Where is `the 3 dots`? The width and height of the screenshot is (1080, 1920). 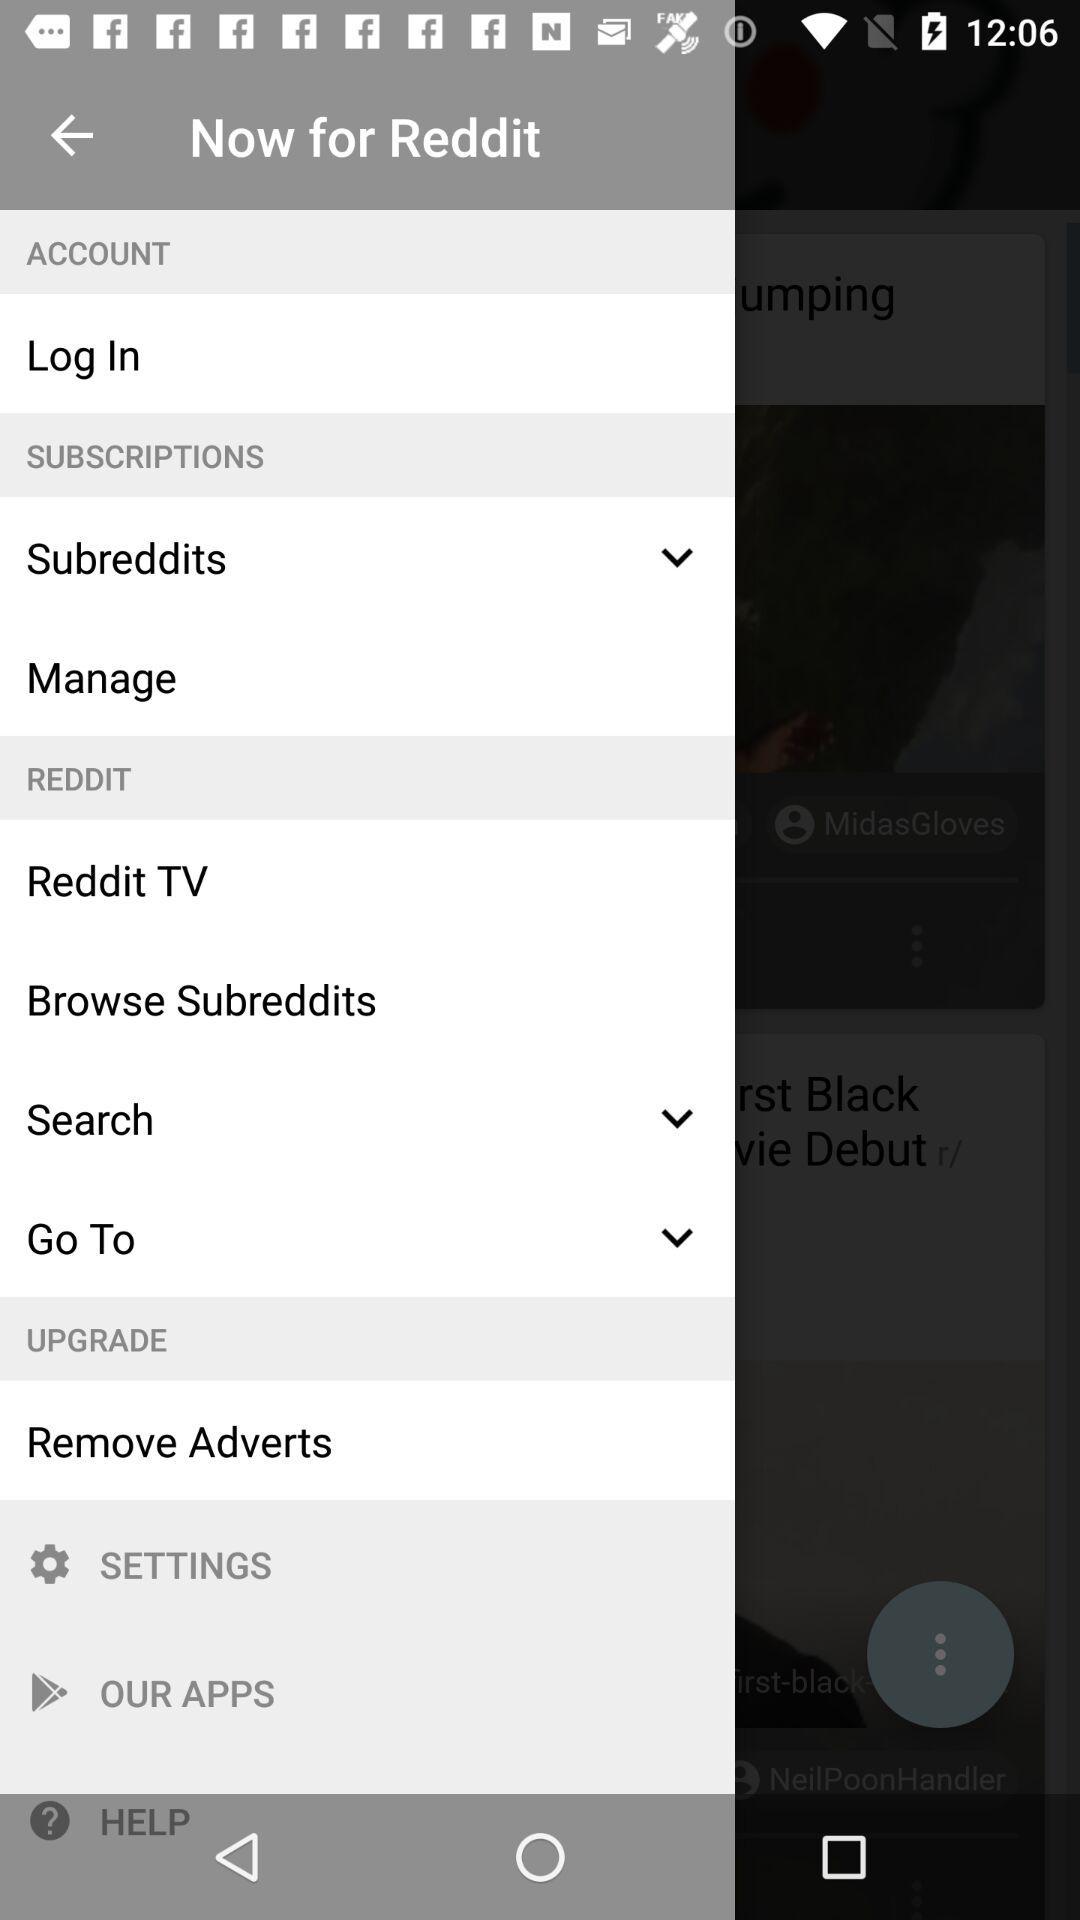
the 3 dots is located at coordinates (940, 1654).